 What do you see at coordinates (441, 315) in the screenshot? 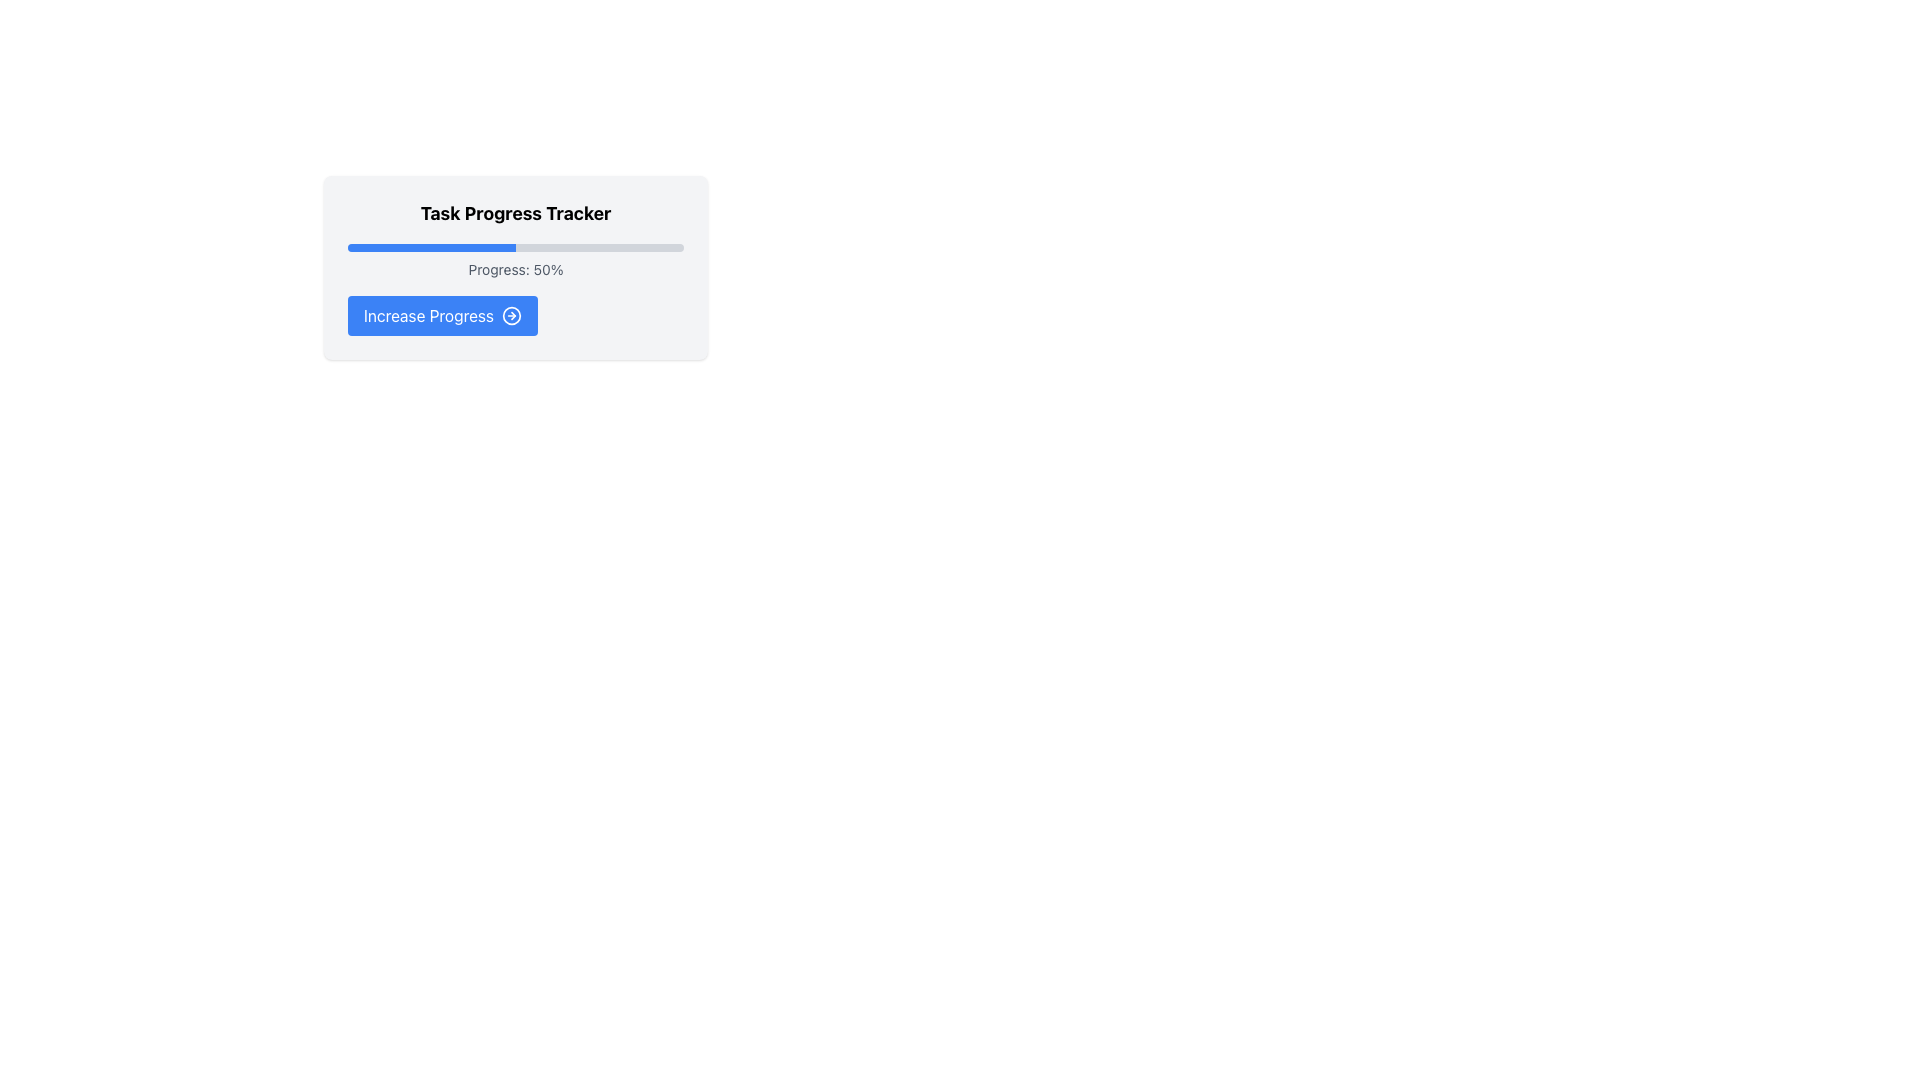
I see `the blue button labeled 'Increase Progress' located at the bottom of the 'Task Progress Tracker' component` at bounding box center [441, 315].